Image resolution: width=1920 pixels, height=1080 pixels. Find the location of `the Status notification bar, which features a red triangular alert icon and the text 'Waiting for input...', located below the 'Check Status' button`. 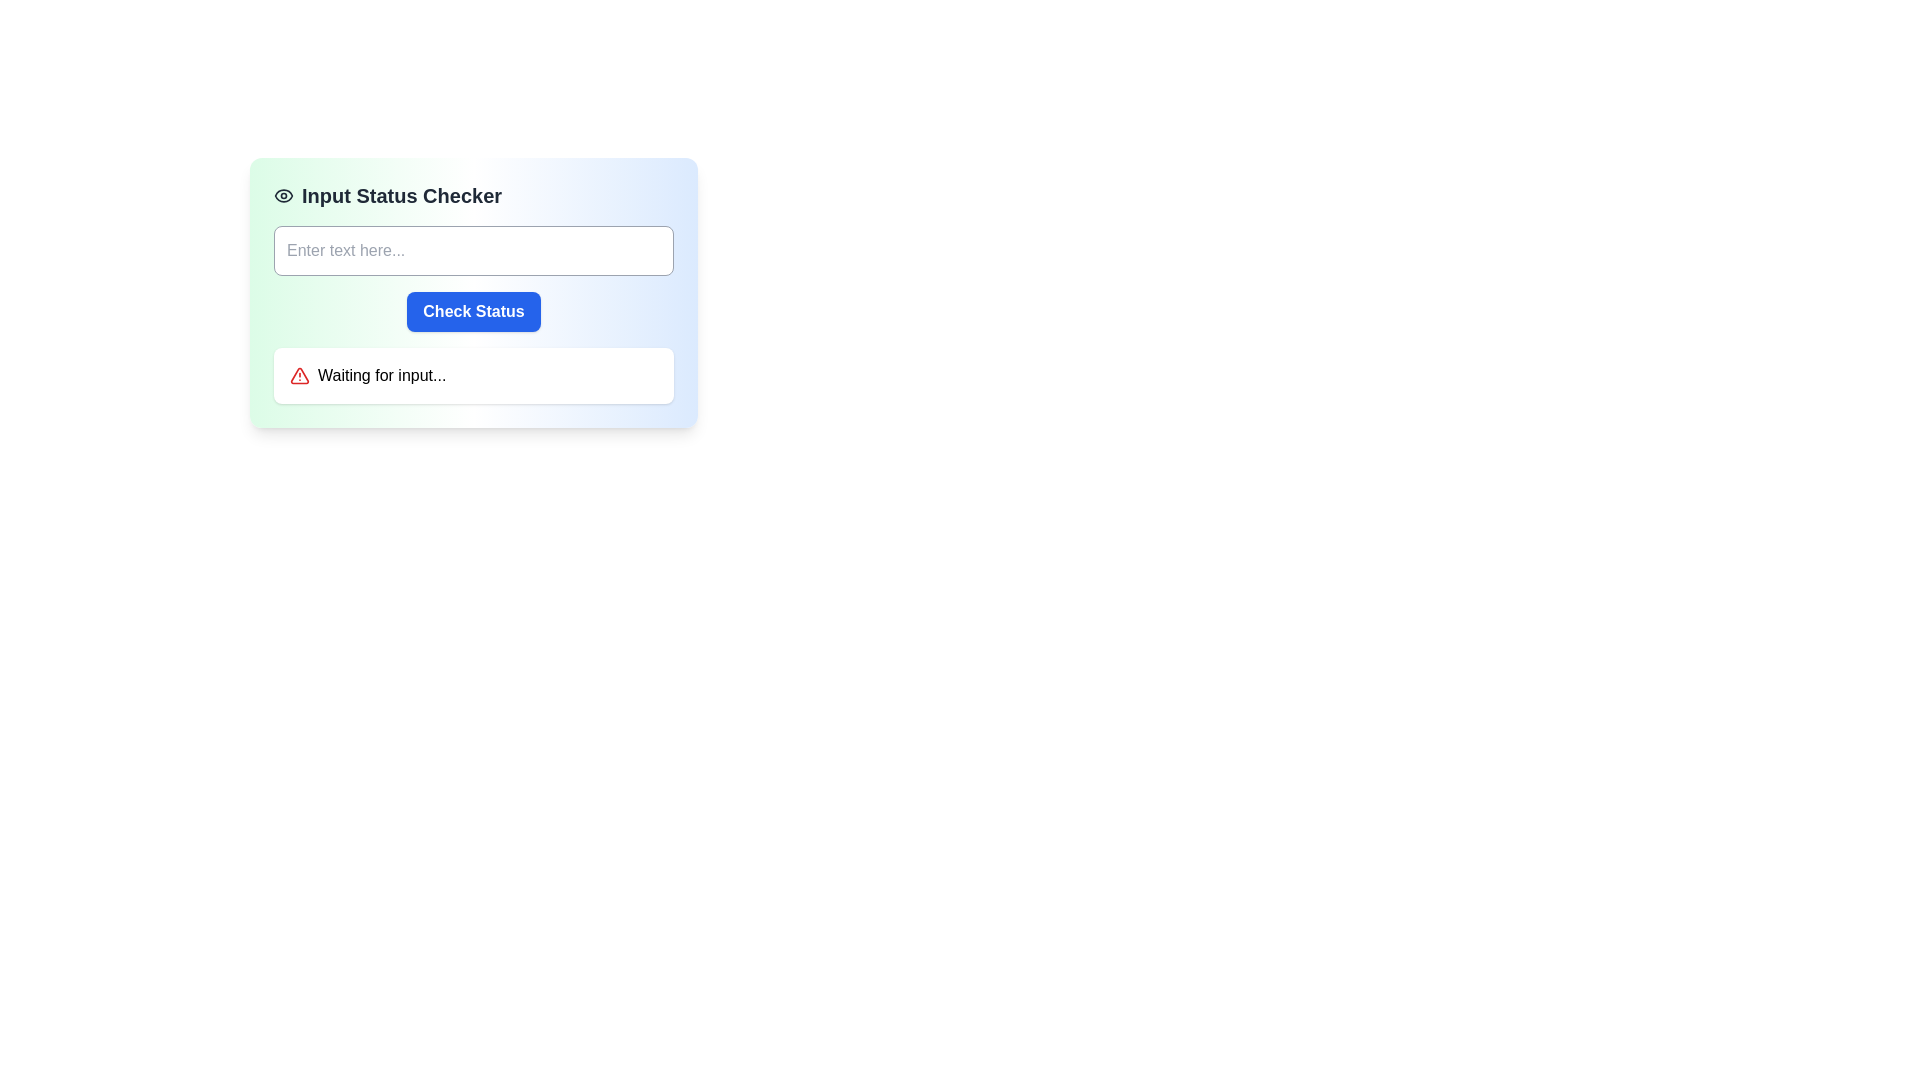

the Status notification bar, which features a red triangular alert icon and the text 'Waiting for input...', located below the 'Check Status' button is located at coordinates (473, 375).